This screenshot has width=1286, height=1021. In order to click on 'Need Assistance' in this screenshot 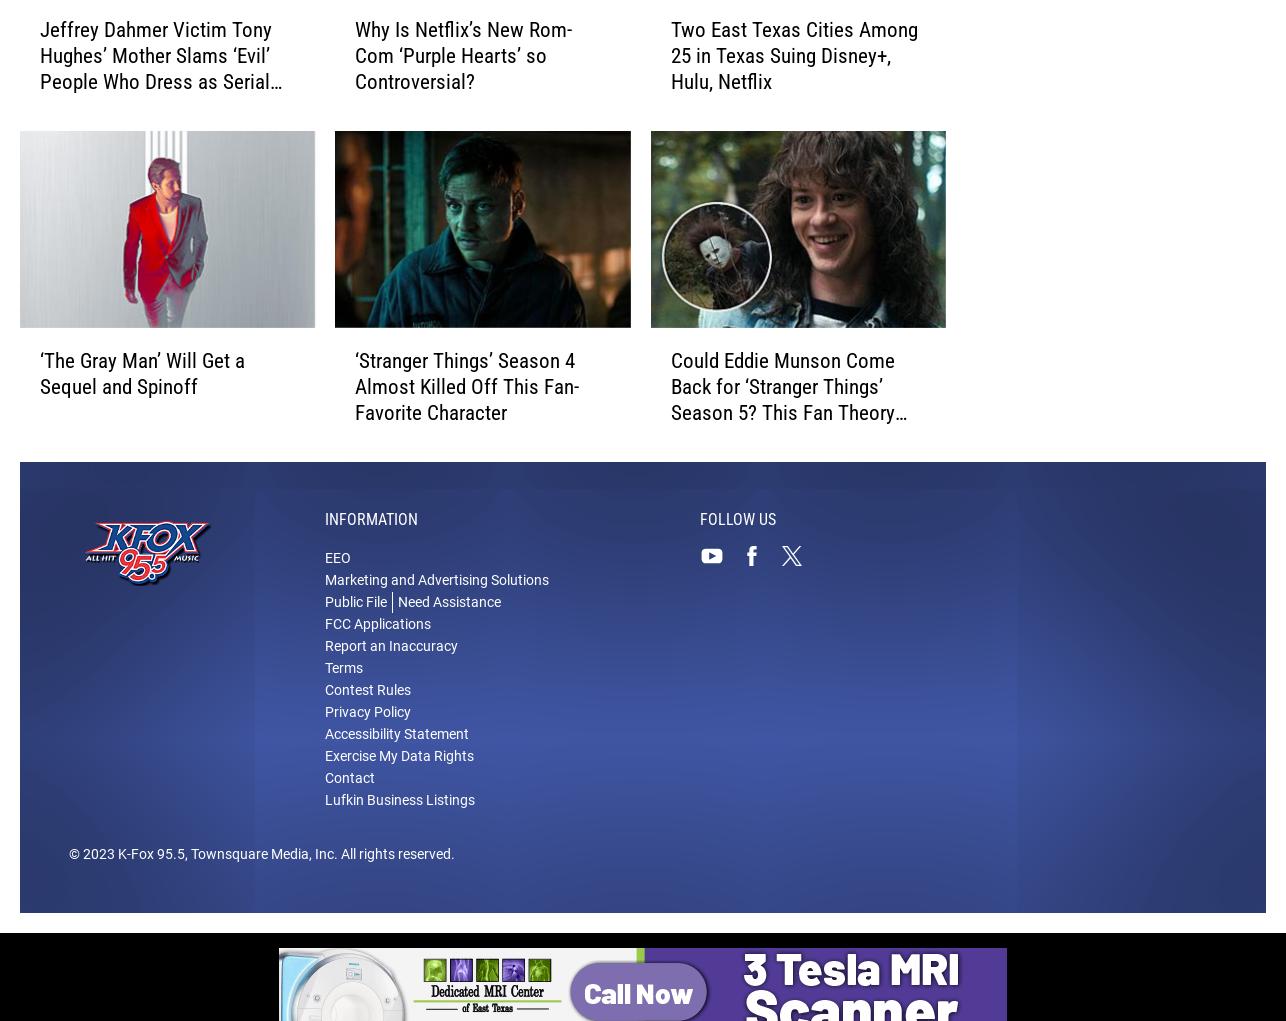, I will do `click(397, 603)`.